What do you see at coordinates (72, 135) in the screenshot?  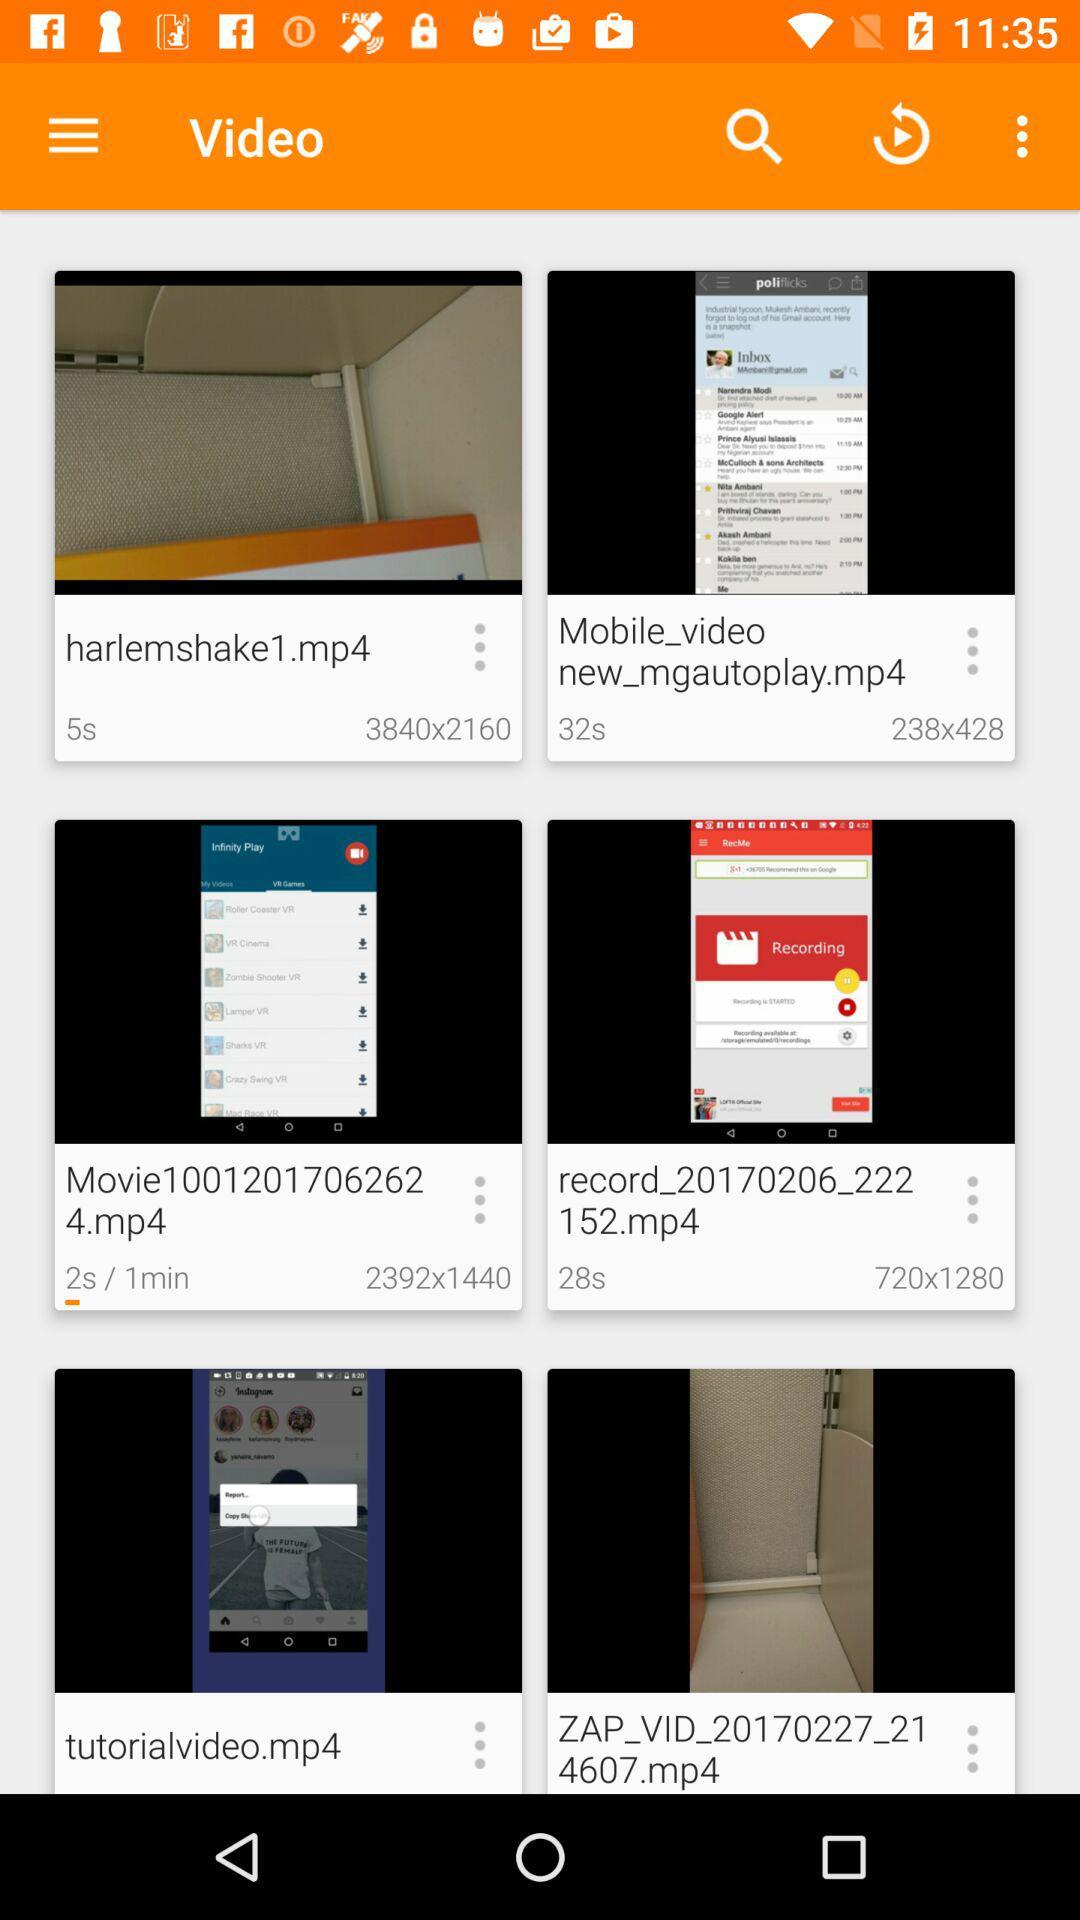 I see `the icon to the left of the video` at bounding box center [72, 135].